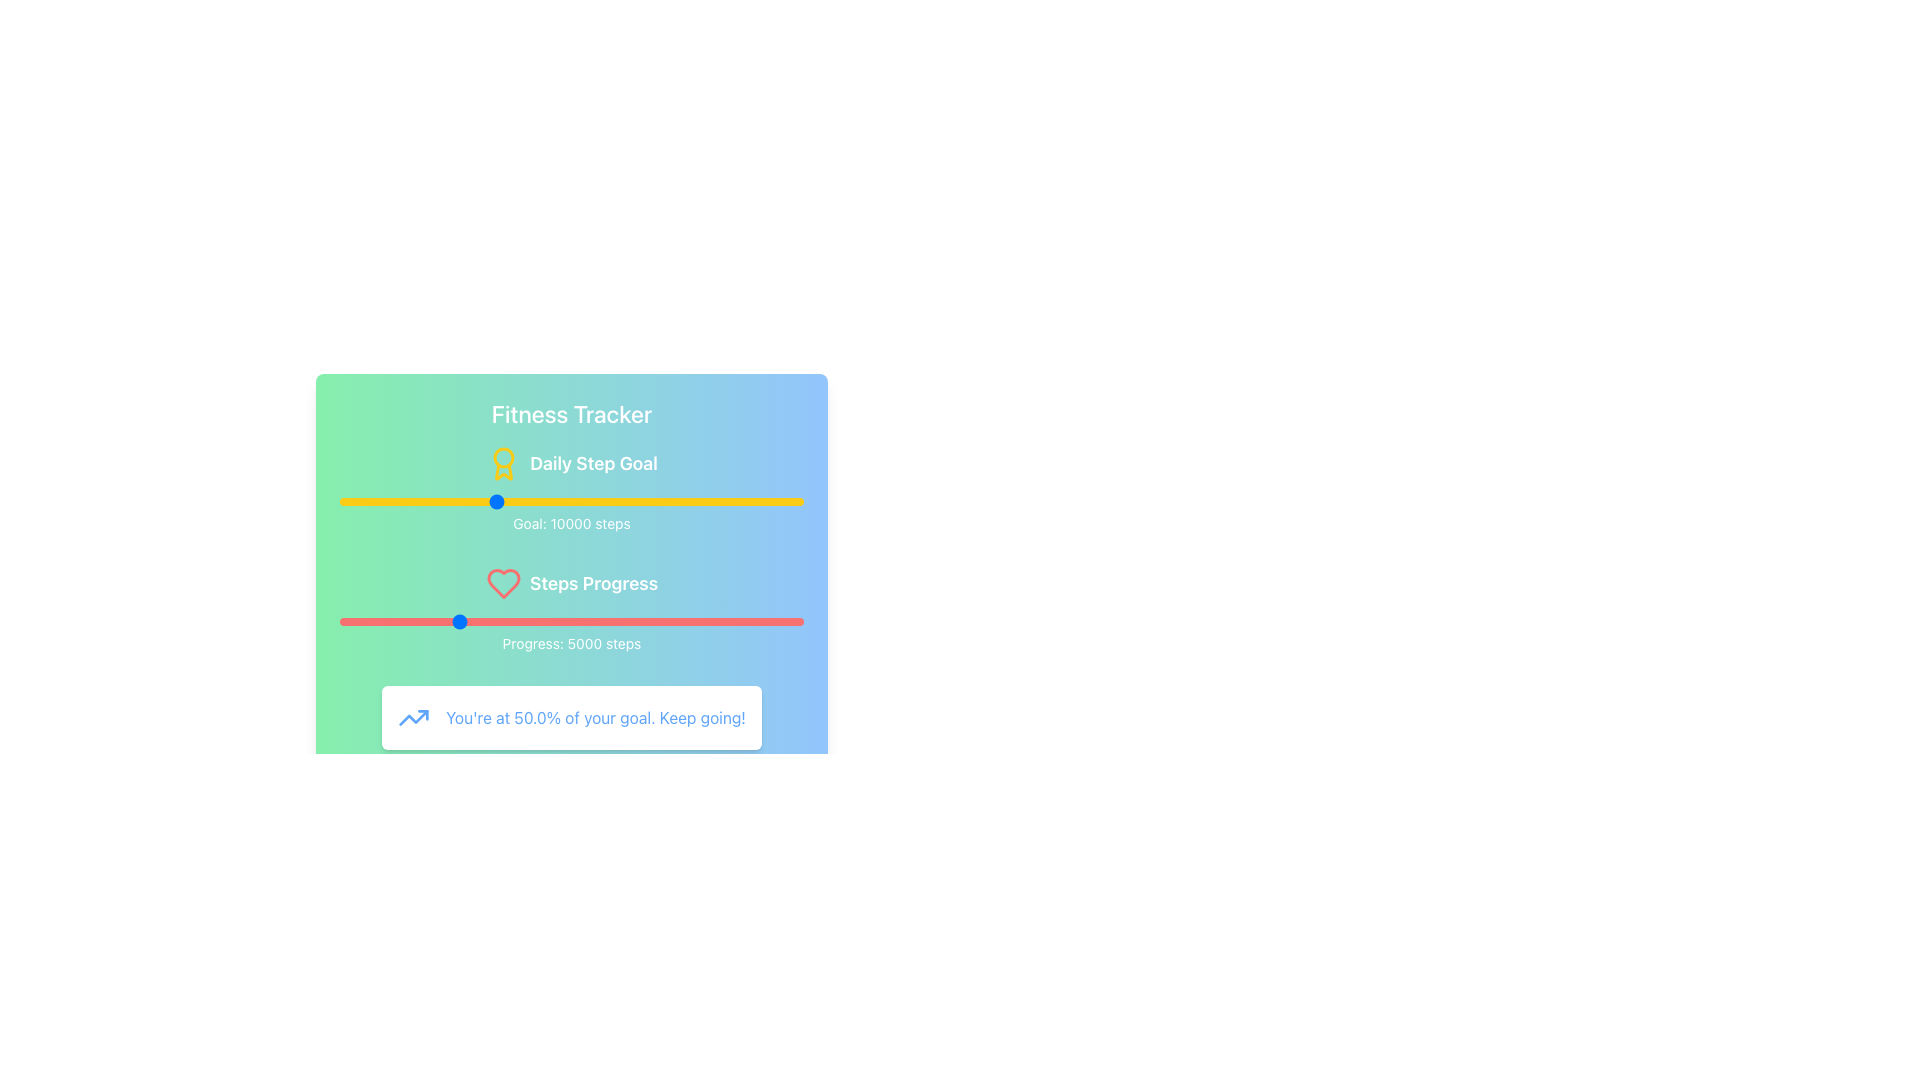 This screenshot has height=1080, width=1920. Describe the element at coordinates (570, 644) in the screenshot. I see `the Static Text Display that shows 'Progress: 5000 steps', located below the red progress bar` at that location.